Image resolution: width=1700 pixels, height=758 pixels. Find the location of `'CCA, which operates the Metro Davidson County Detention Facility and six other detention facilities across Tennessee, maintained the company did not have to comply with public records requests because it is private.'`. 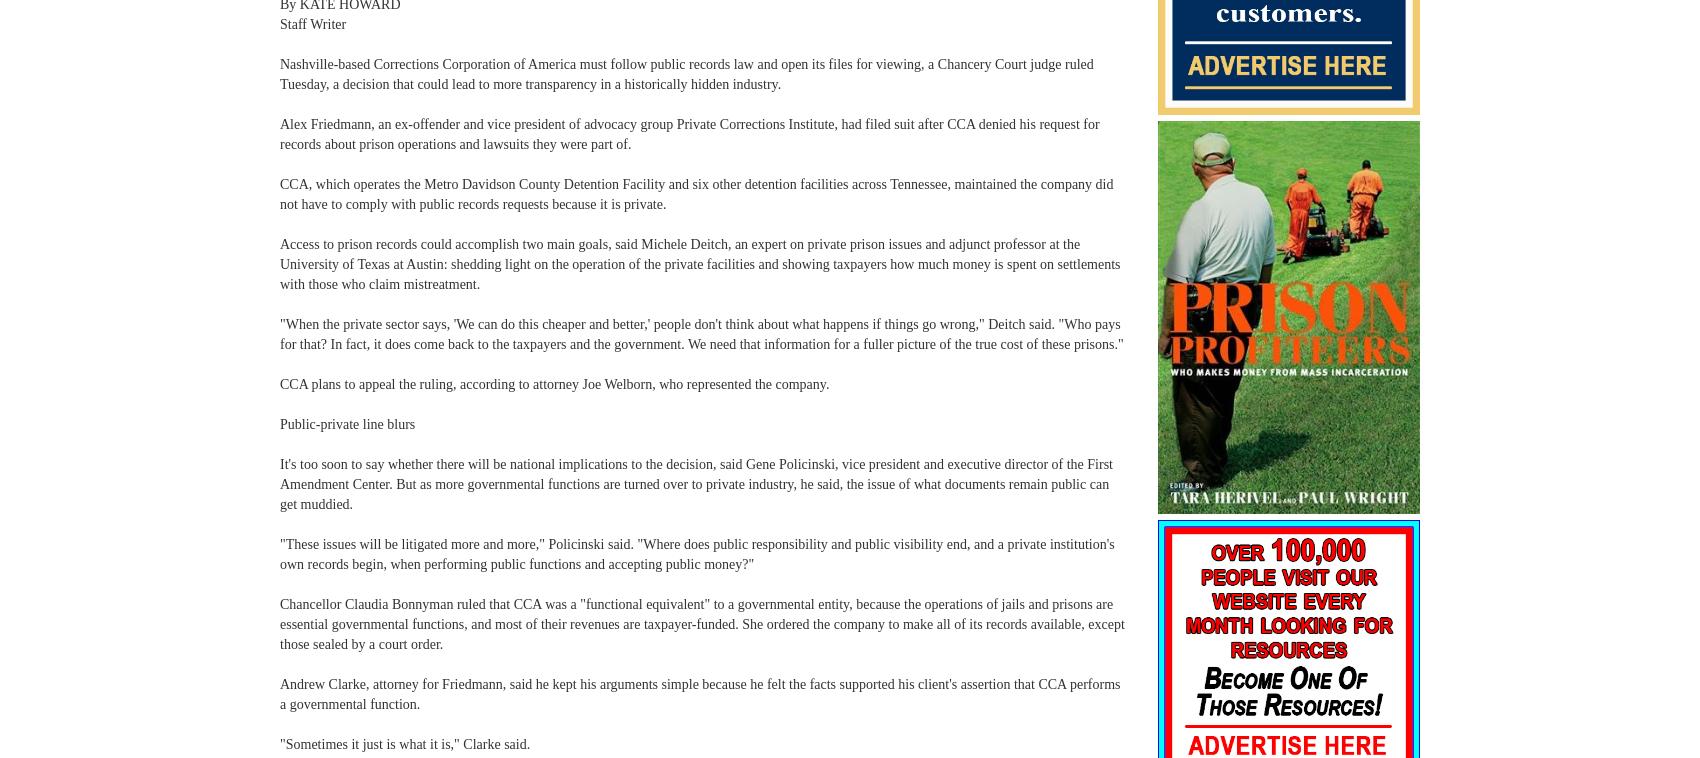

'CCA, which operates the Metro Davidson County Detention Facility and six other detention facilities across Tennessee, maintained the company did not have to comply with public records requests because it is private.' is located at coordinates (696, 194).